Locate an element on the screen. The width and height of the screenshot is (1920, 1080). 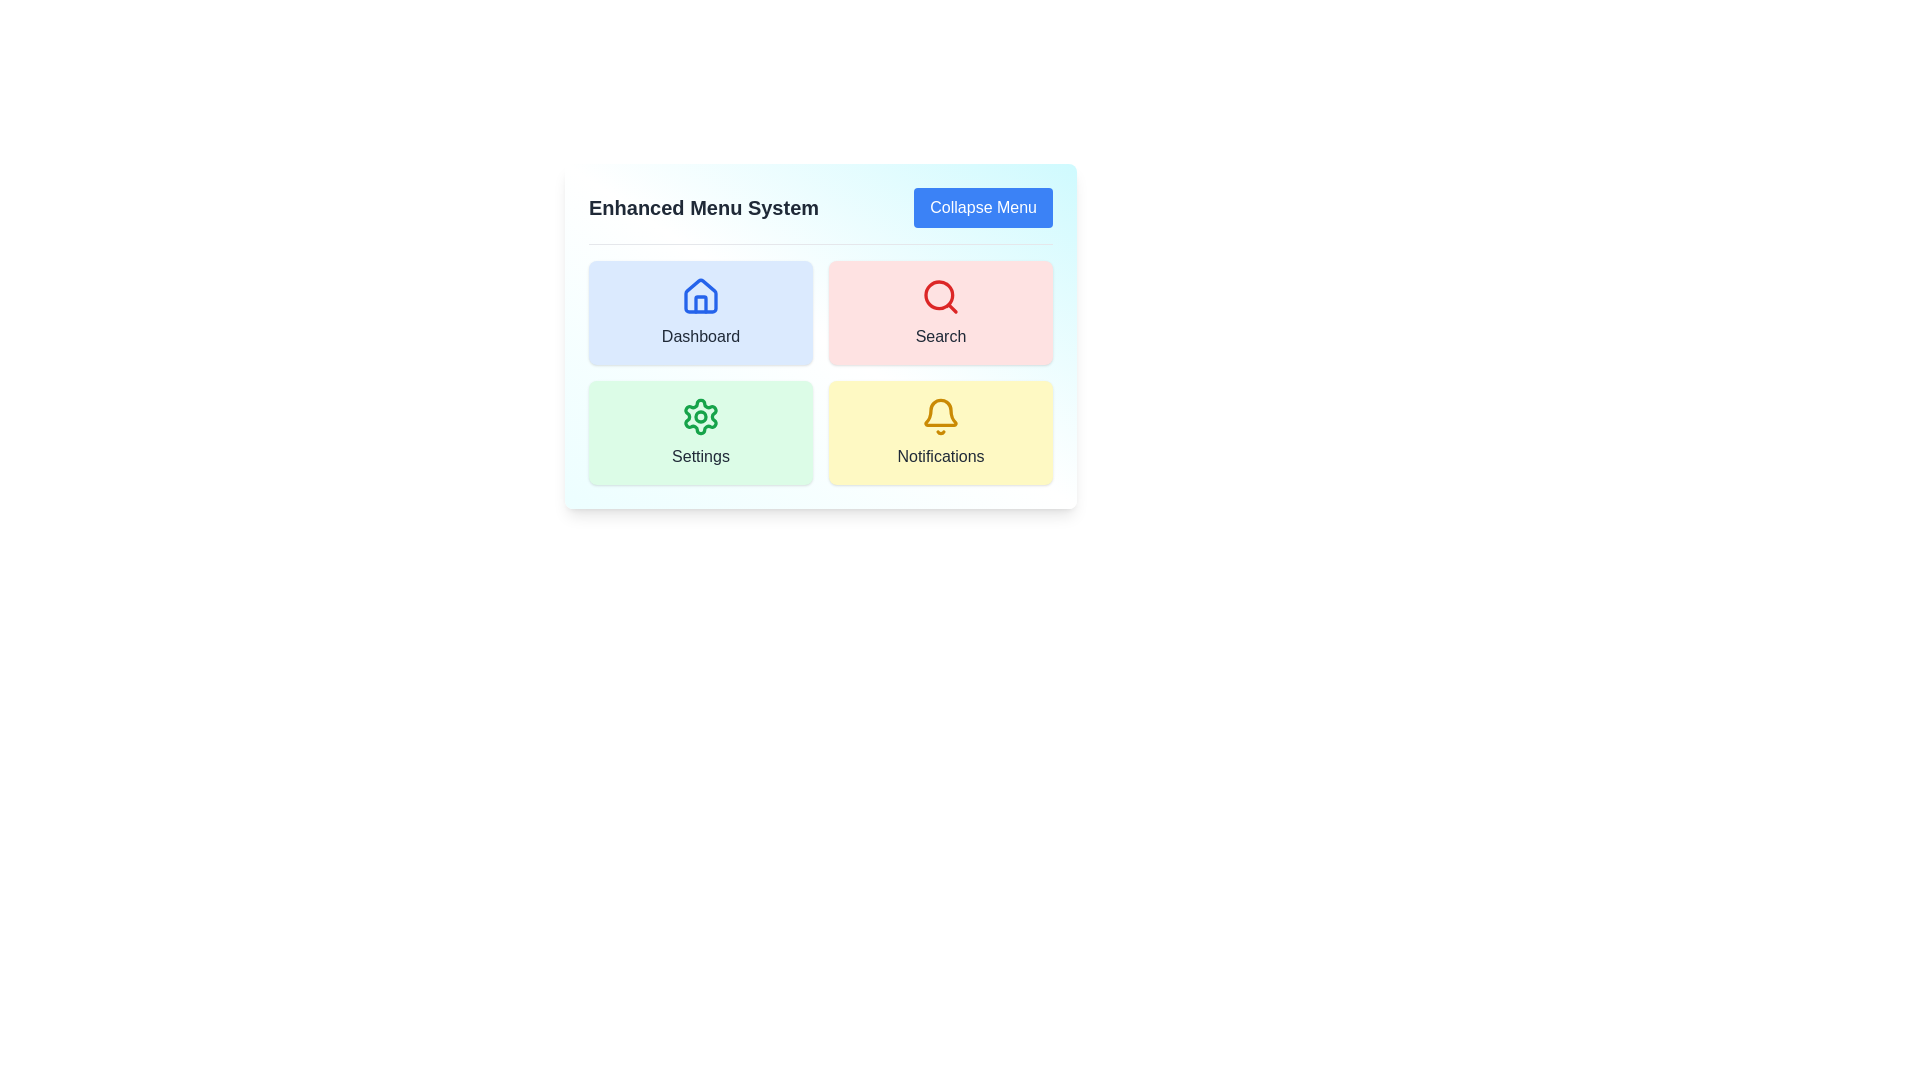
the SVG icon representing the notifications feature, which is centrally located within the 'Notifications' button in the second row, second column of the menu grid is located at coordinates (939, 415).